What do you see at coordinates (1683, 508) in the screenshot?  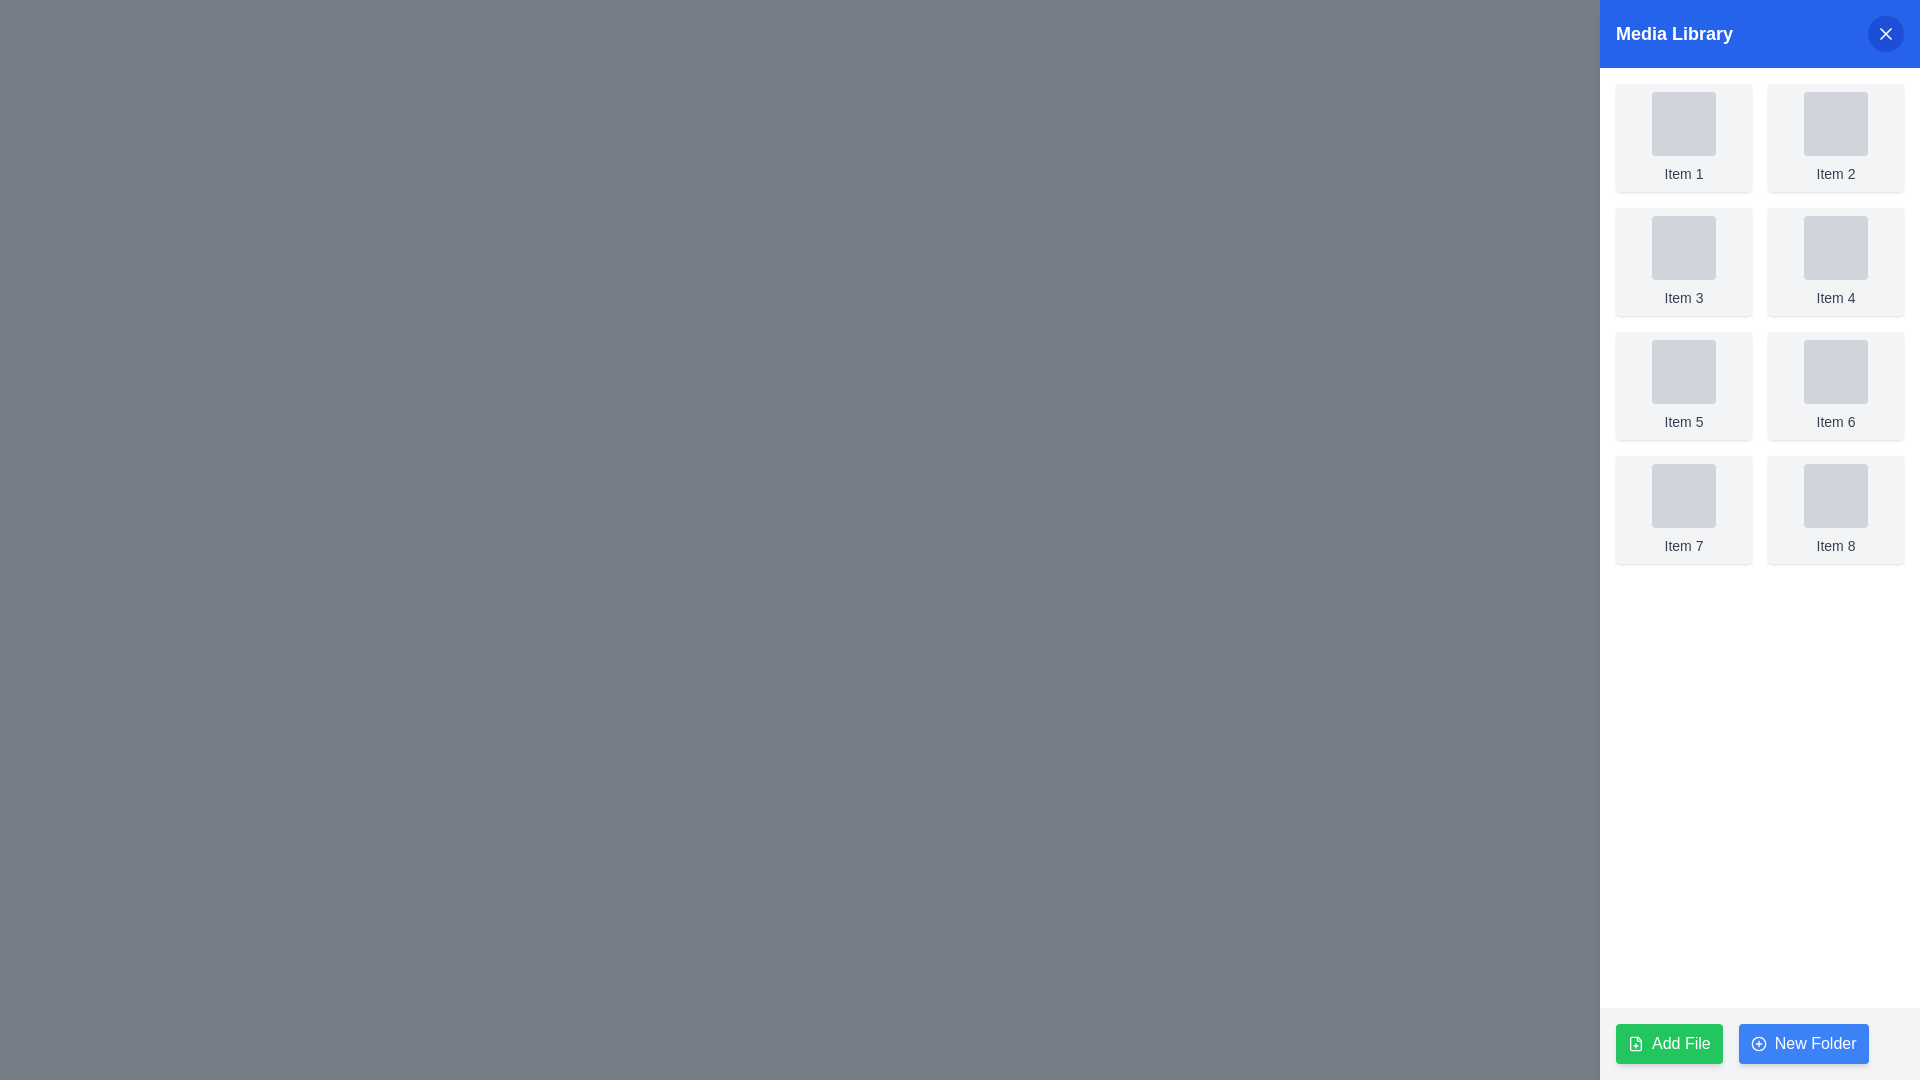 I see `the Card Component representing 'Item 7' located in the fourth row of the grid layout, specifically in the second column` at bounding box center [1683, 508].